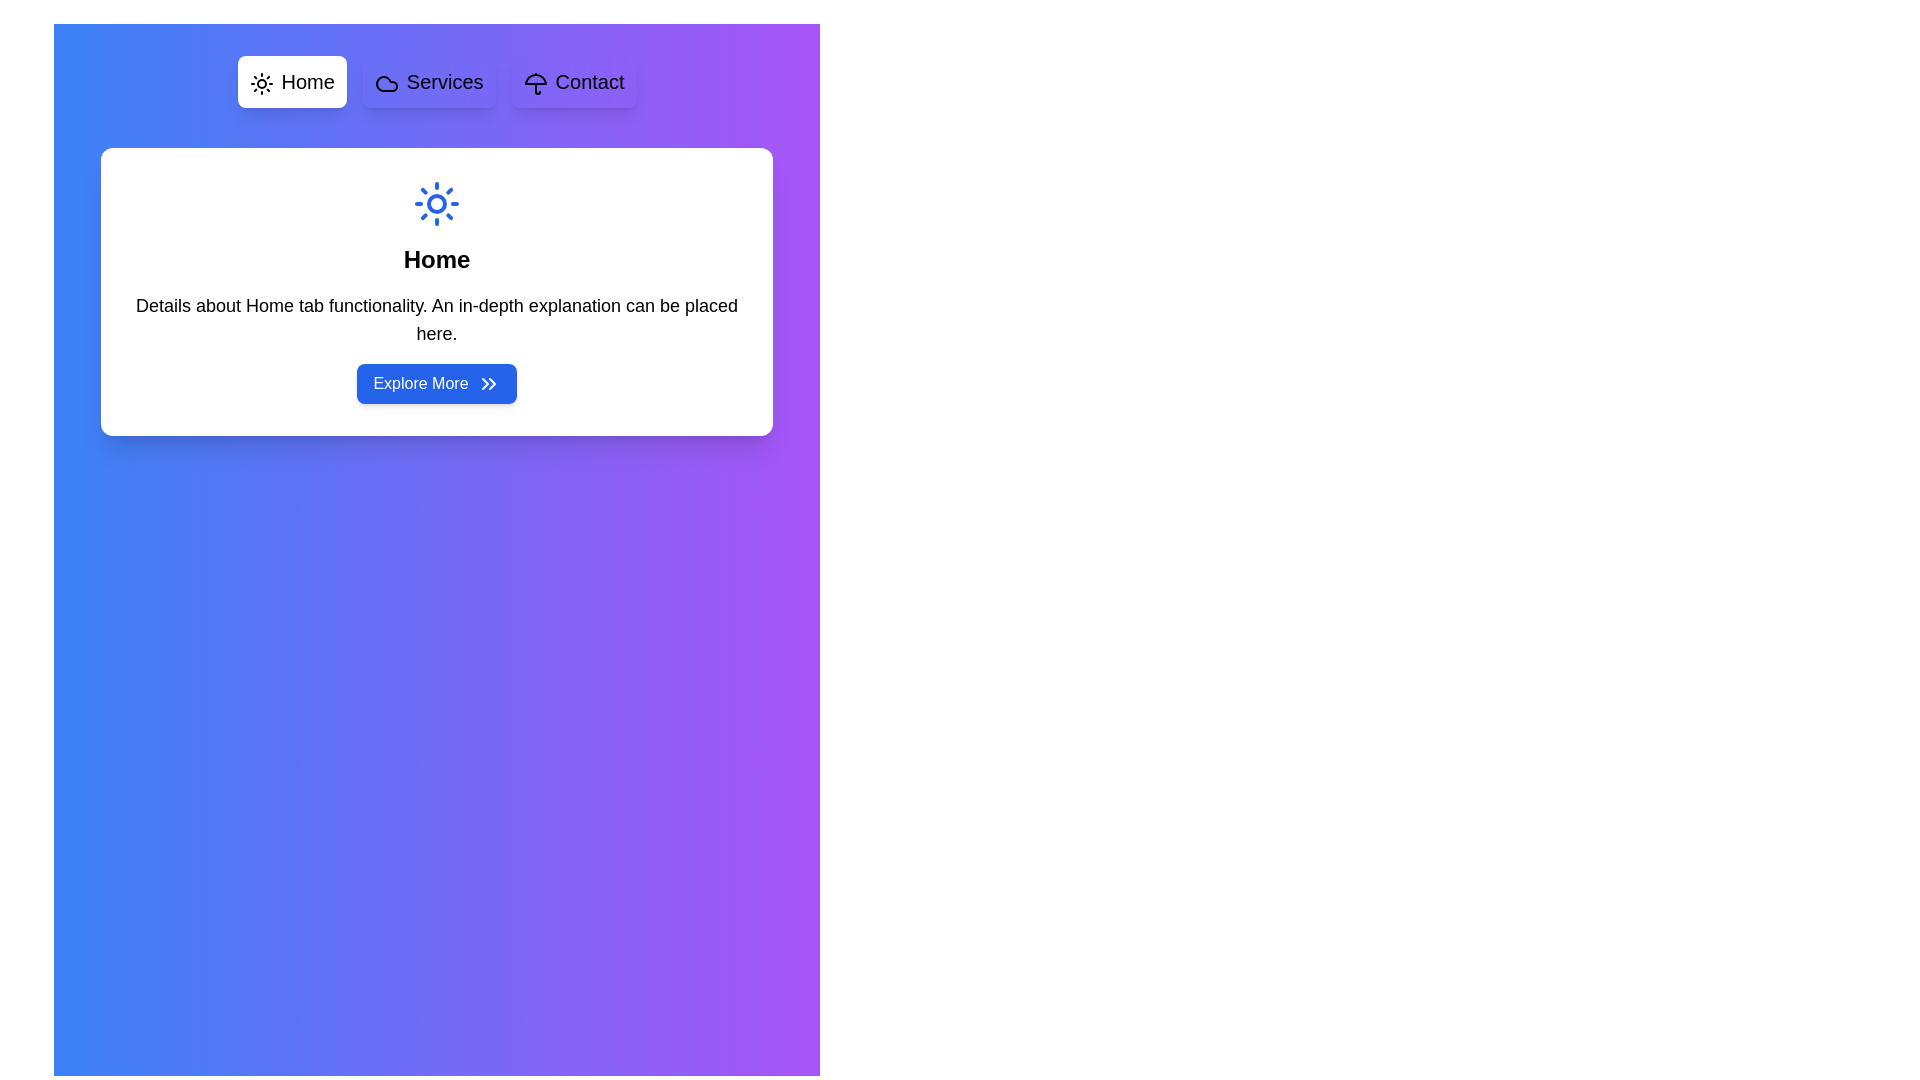  Describe the element at coordinates (488, 384) in the screenshot. I see `the dual-chevron icon located at the right-most part of the 'Explore More' button at the bottom center of the main white card component` at that location.